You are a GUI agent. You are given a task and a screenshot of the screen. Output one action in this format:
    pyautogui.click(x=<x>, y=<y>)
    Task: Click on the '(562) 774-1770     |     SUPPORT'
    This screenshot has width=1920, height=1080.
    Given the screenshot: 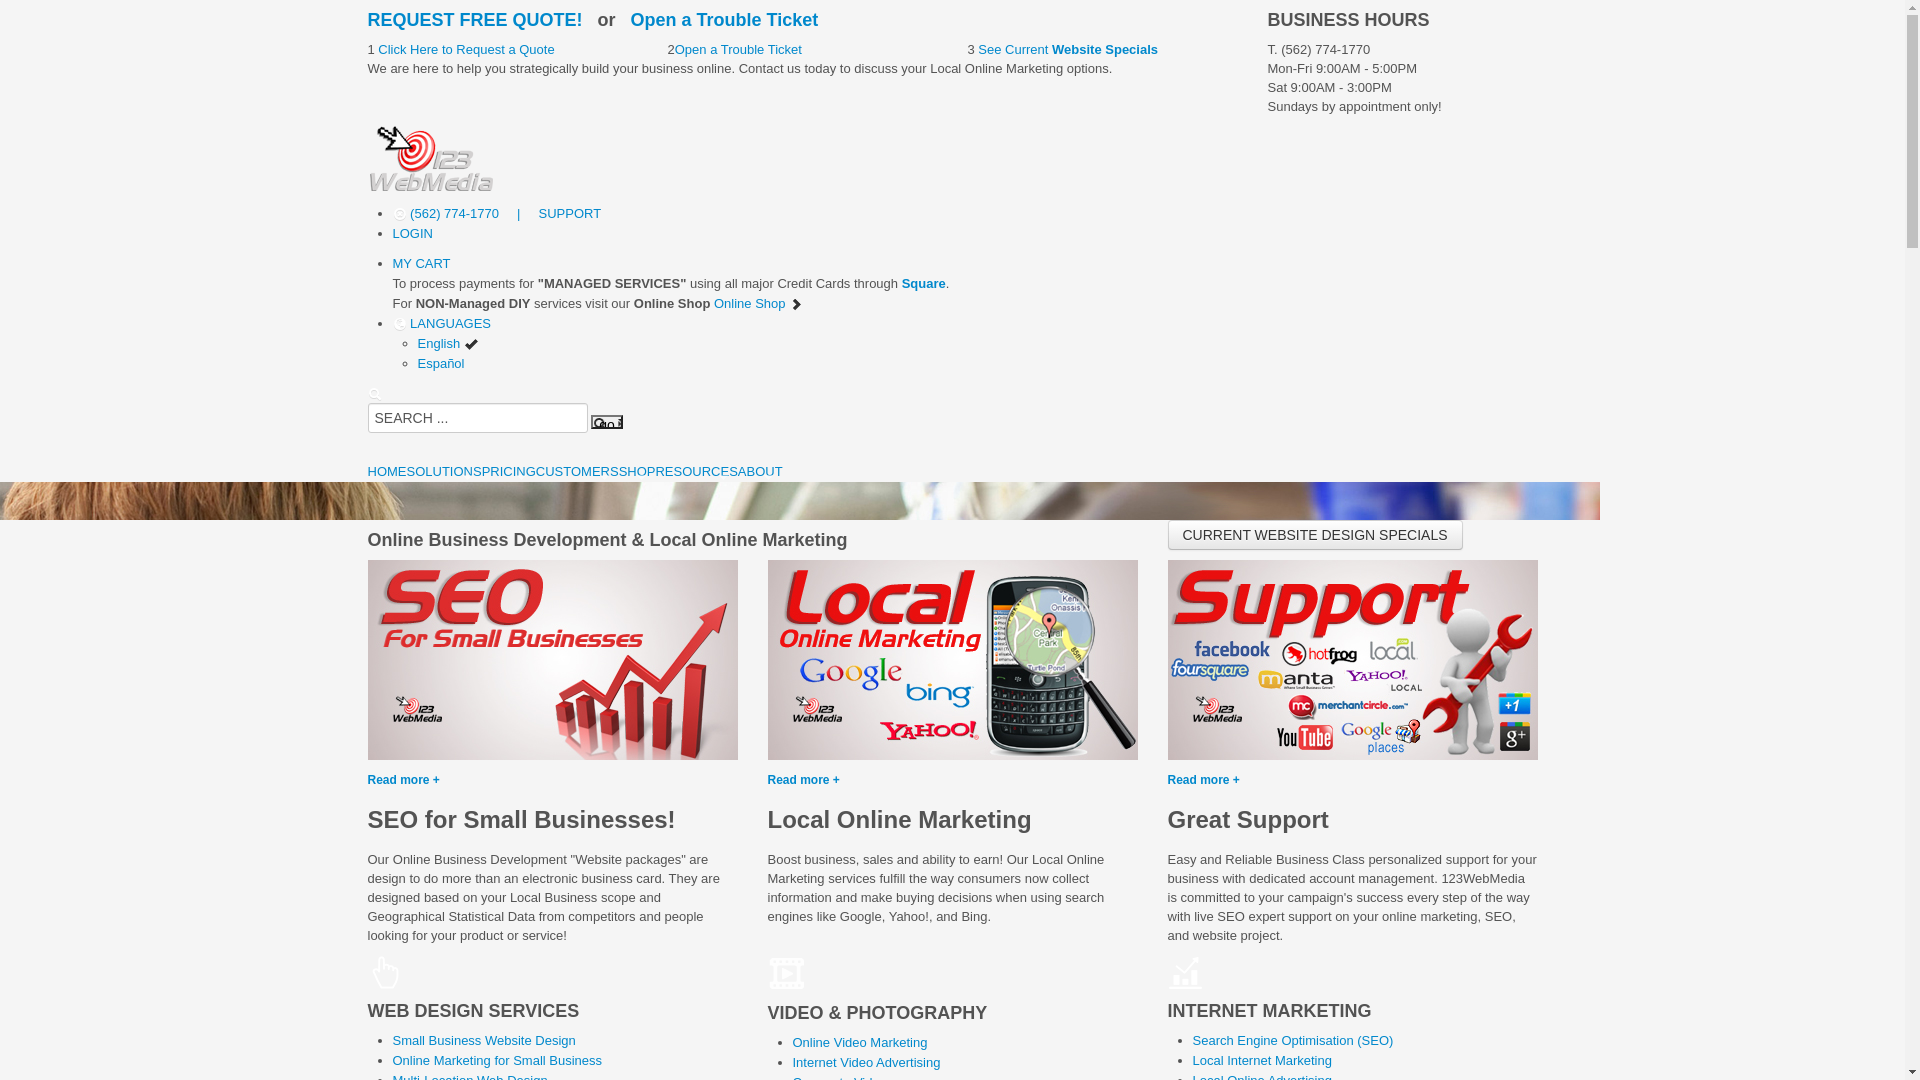 What is the action you would take?
    pyautogui.click(x=496, y=213)
    